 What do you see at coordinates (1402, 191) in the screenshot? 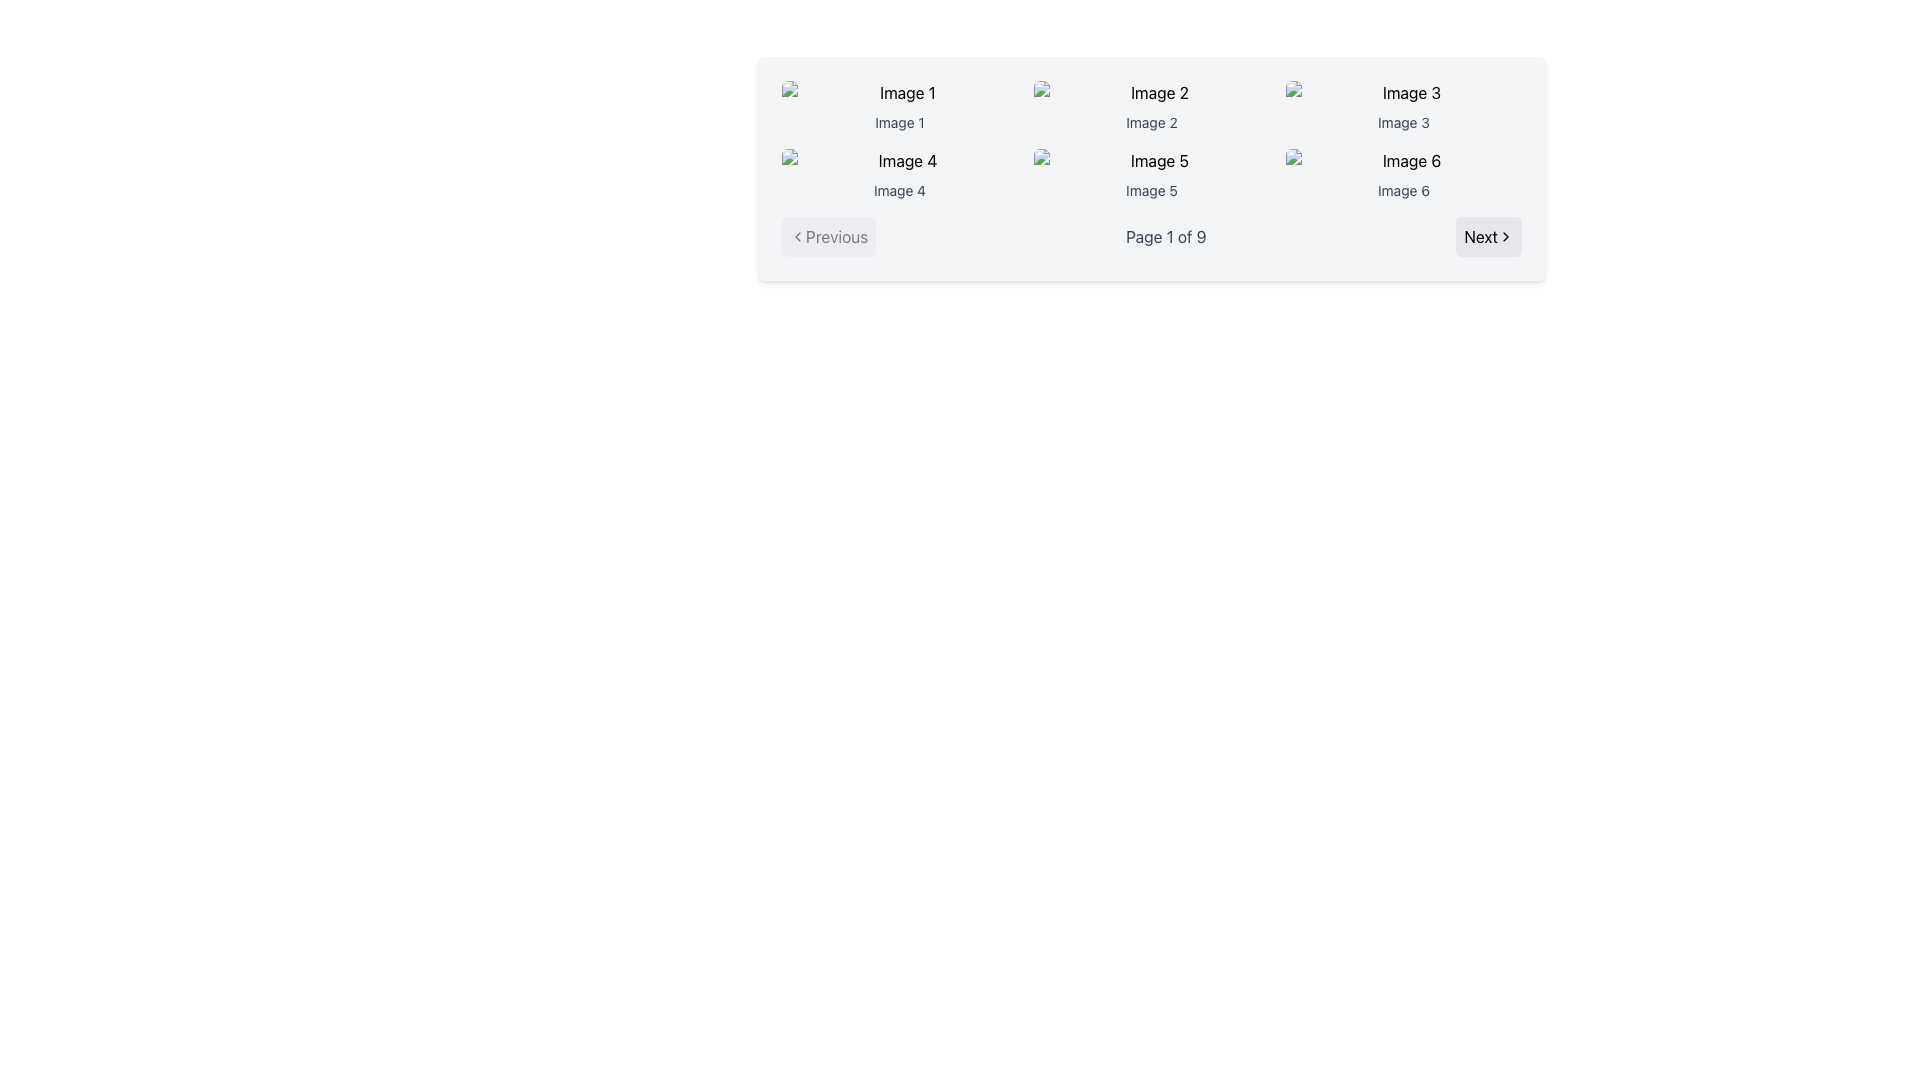
I see `the label below the sixth image` at bounding box center [1402, 191].